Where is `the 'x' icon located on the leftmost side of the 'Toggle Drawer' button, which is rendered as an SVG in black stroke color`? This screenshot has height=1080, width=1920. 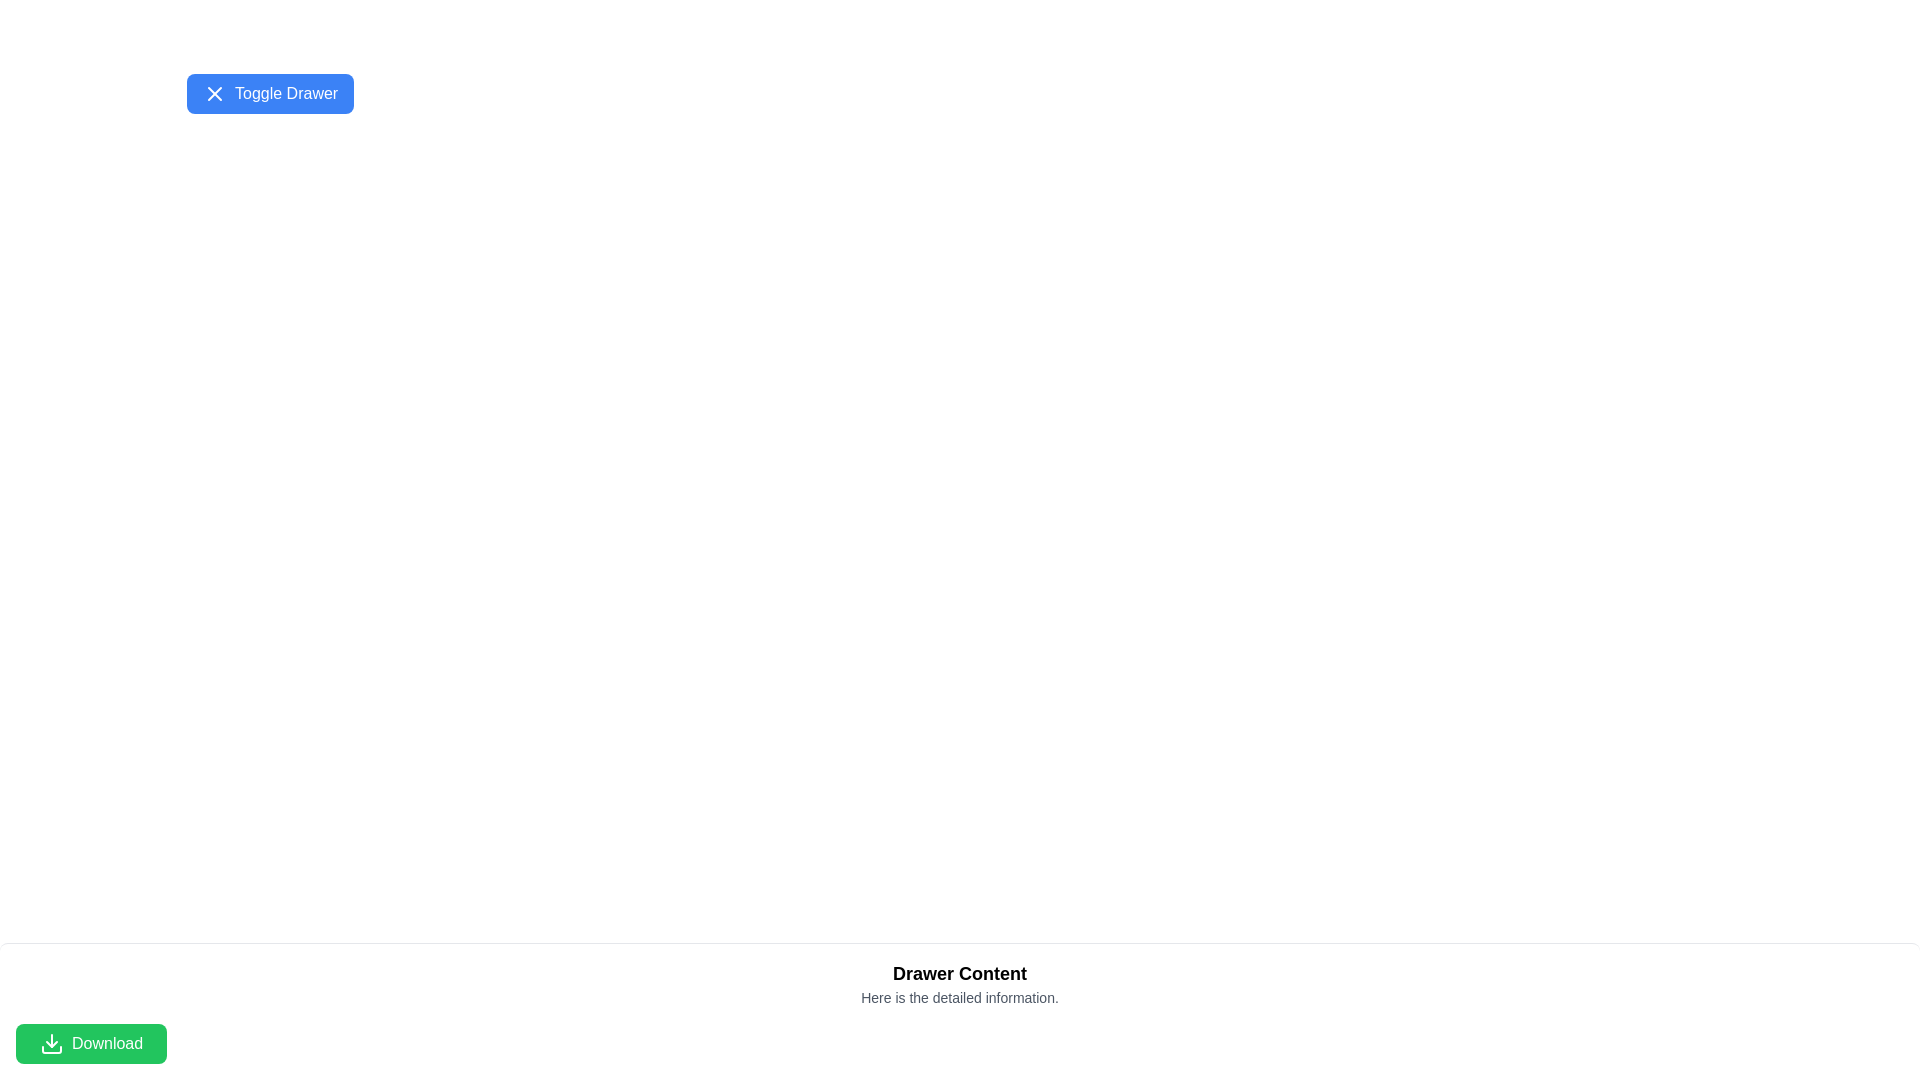
the 'x' icon located on the leftmost side of the 'Toggle Drawer' button, which is rendered as an SVG in black stroke color is located at coordinates (215, 93).